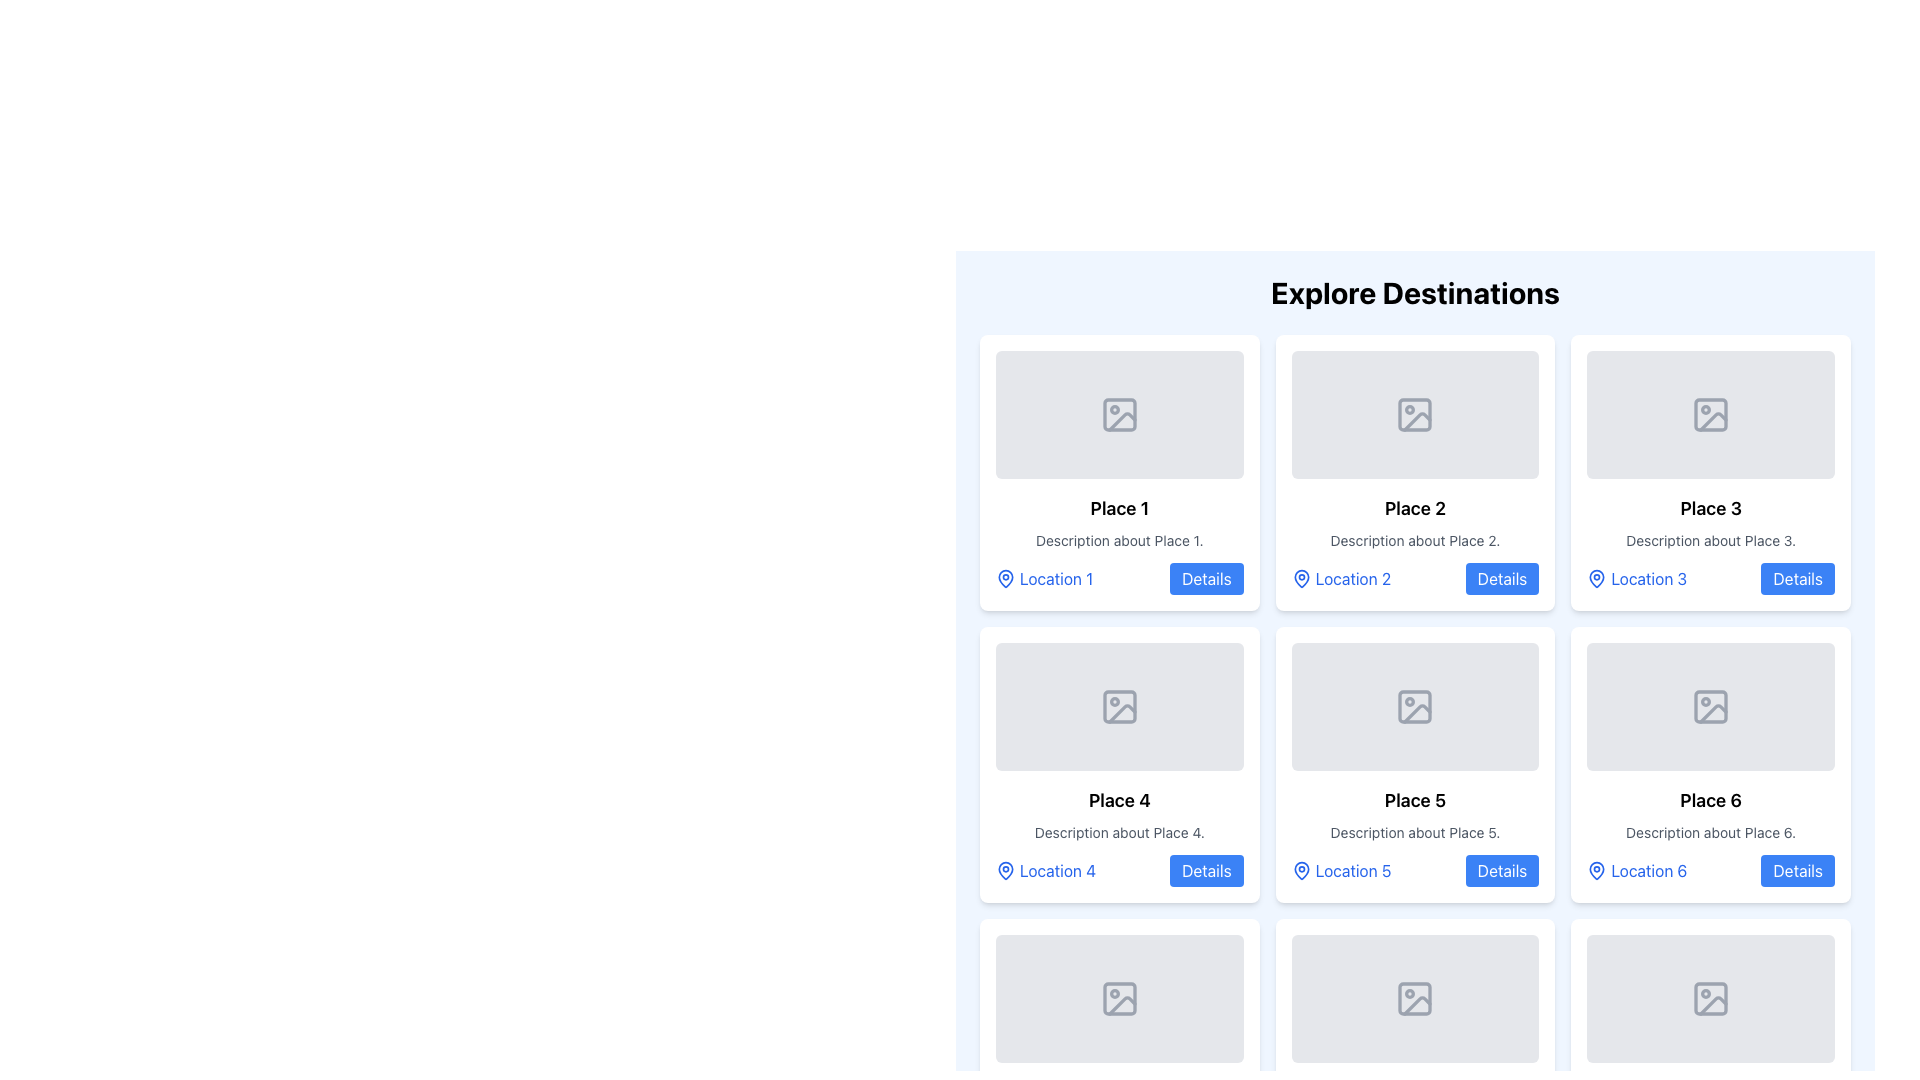 The width and height of the screenshot is (1920, 1080). Describe the element at coordinates (1710, 705) in the screenshot. I see `the image placeholder icon within the card for 'Place 6' located in the third row and second column of the grid` at that location.